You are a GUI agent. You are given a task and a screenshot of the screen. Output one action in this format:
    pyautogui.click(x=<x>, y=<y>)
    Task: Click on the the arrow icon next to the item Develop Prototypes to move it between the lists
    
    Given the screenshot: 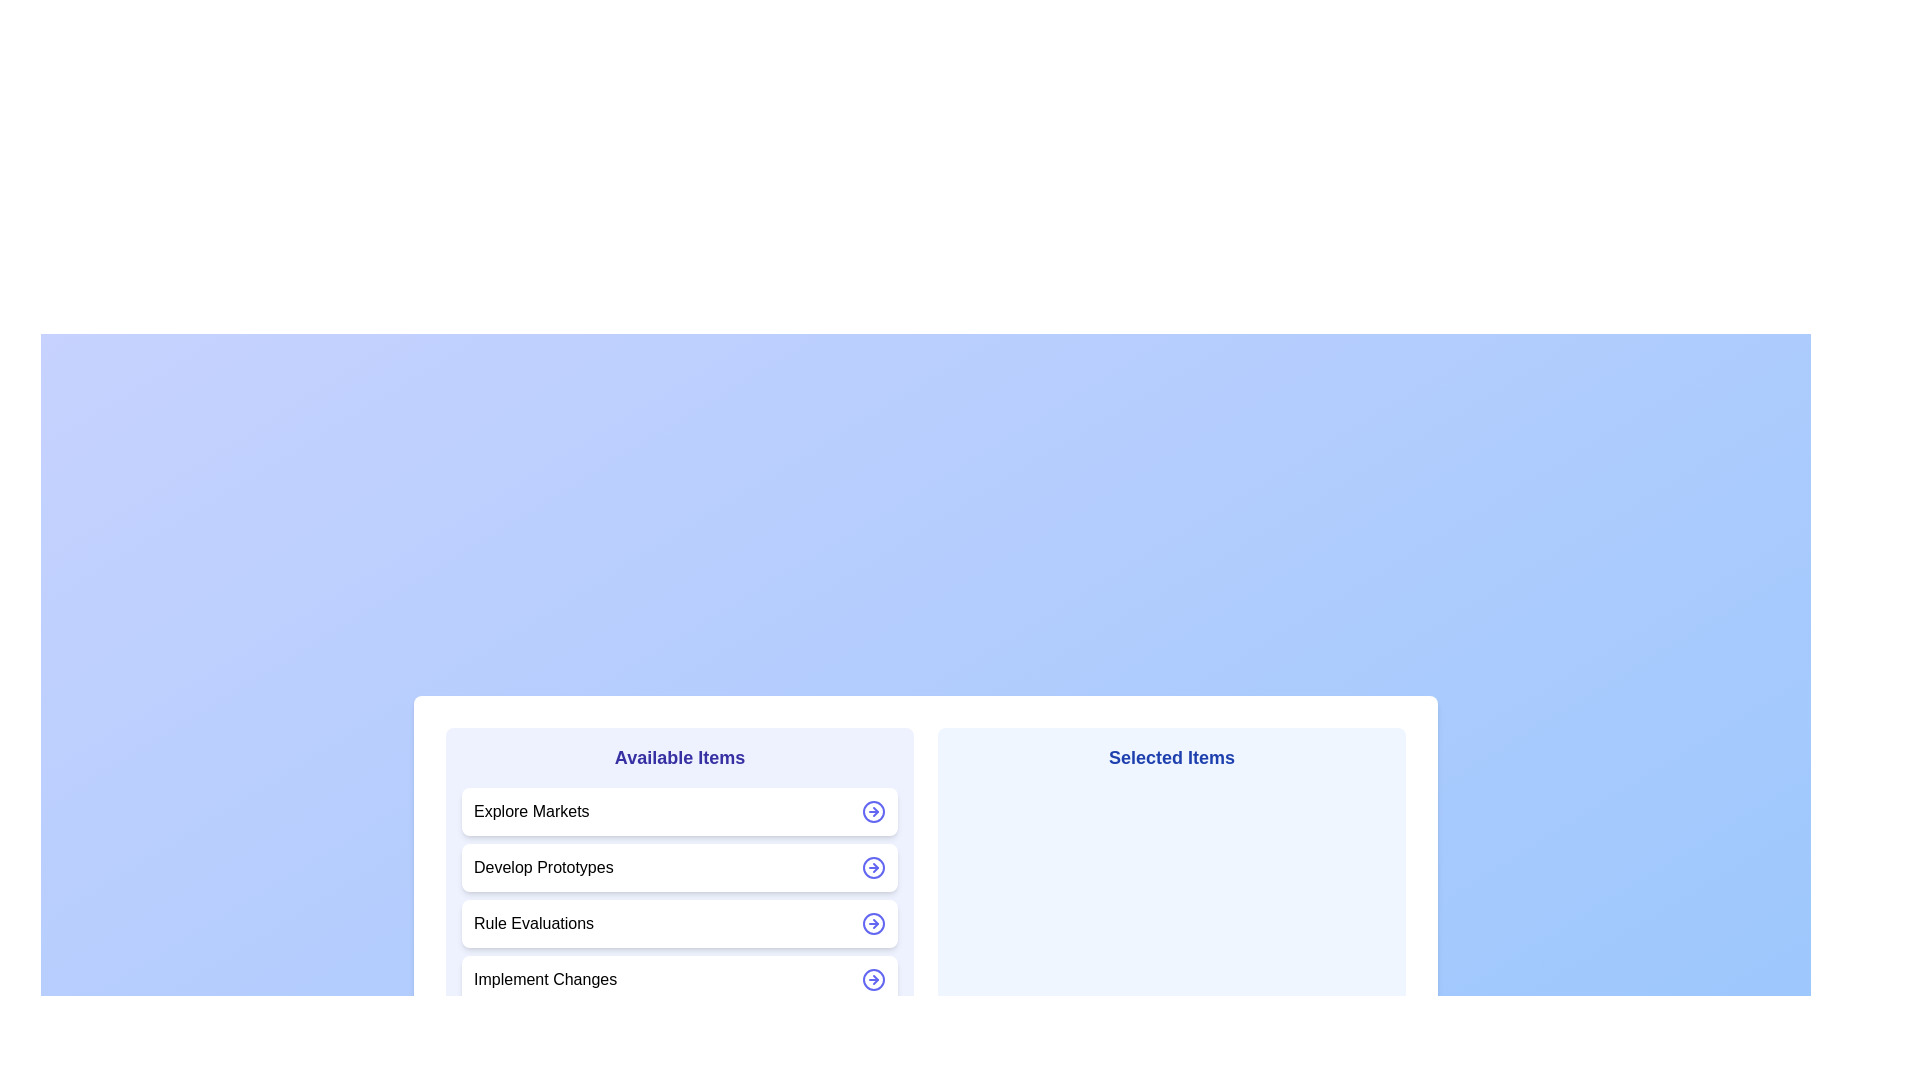 What is the action you would take?
    pyautogui.click(x=873, y=866)
    